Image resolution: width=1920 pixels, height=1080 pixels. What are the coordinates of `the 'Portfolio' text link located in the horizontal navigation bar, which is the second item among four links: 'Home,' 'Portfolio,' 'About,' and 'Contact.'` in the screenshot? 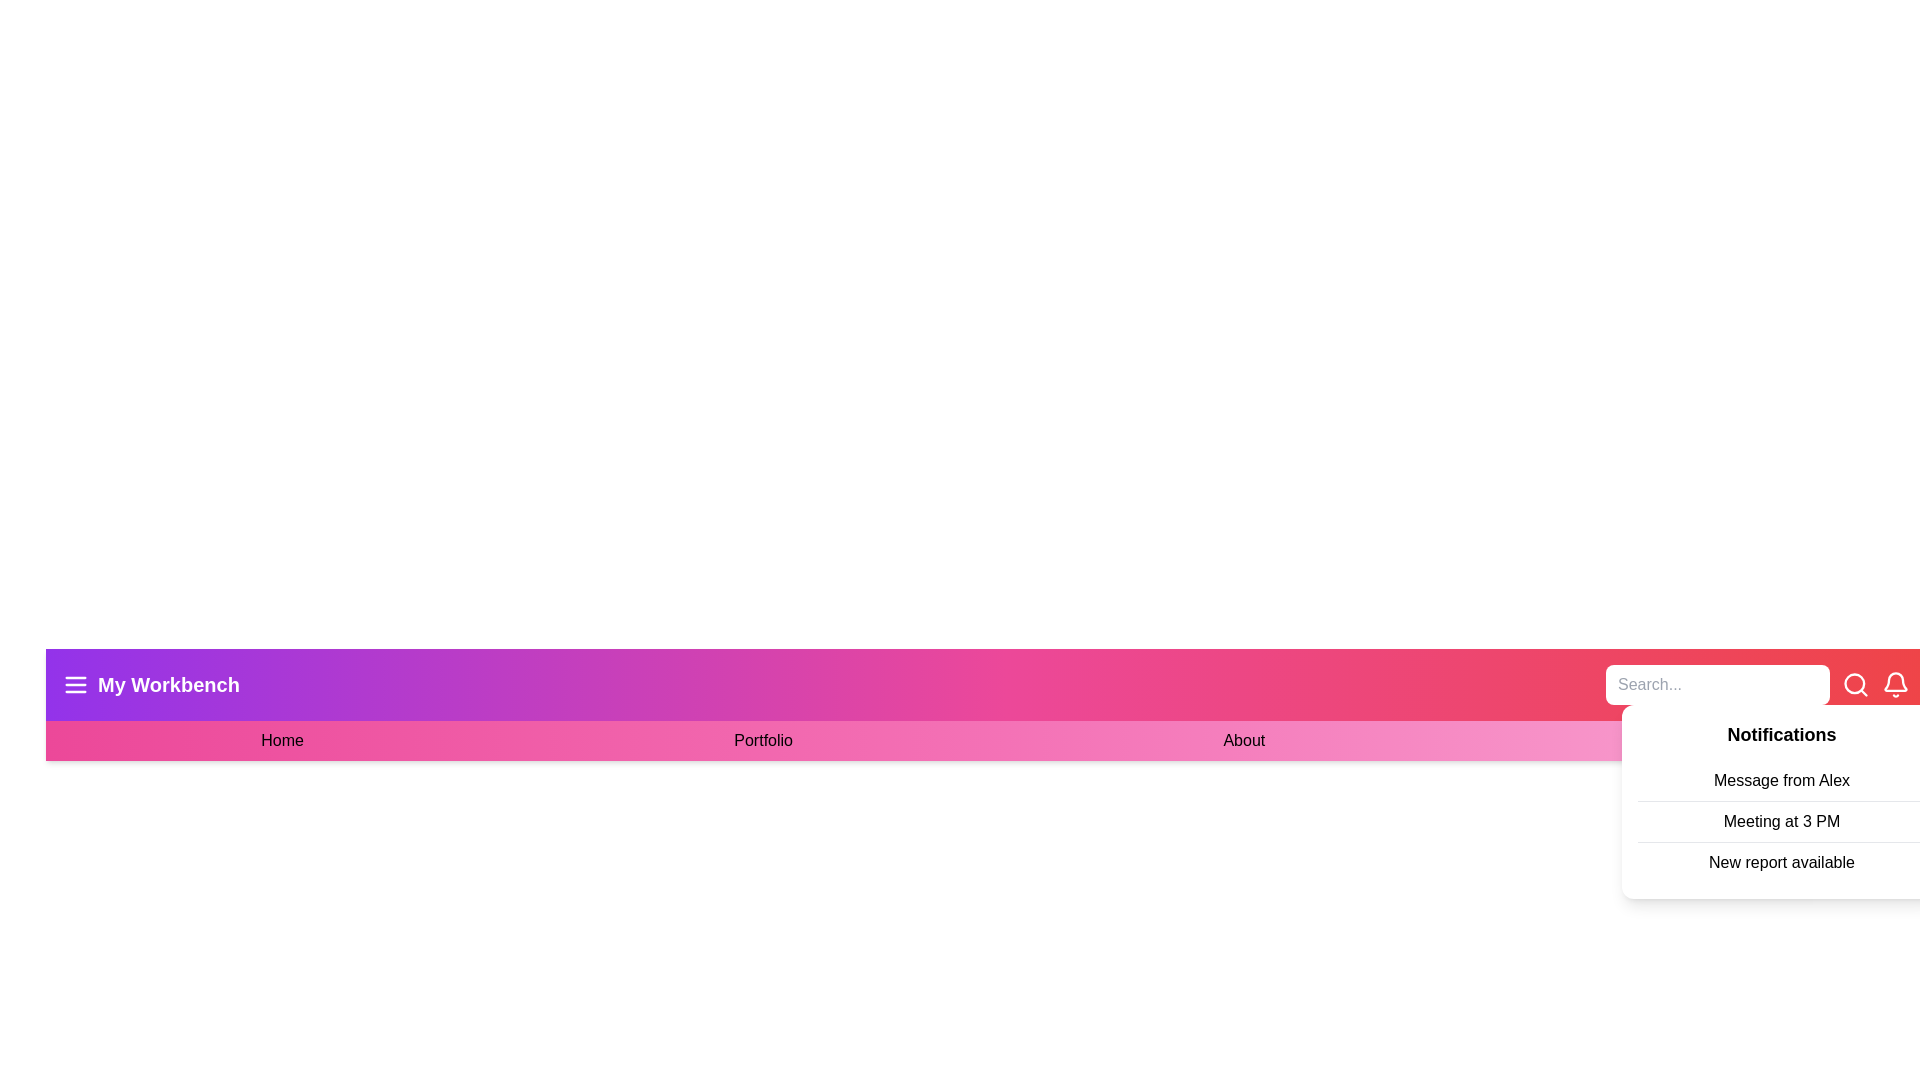 It's located at (762, 740).